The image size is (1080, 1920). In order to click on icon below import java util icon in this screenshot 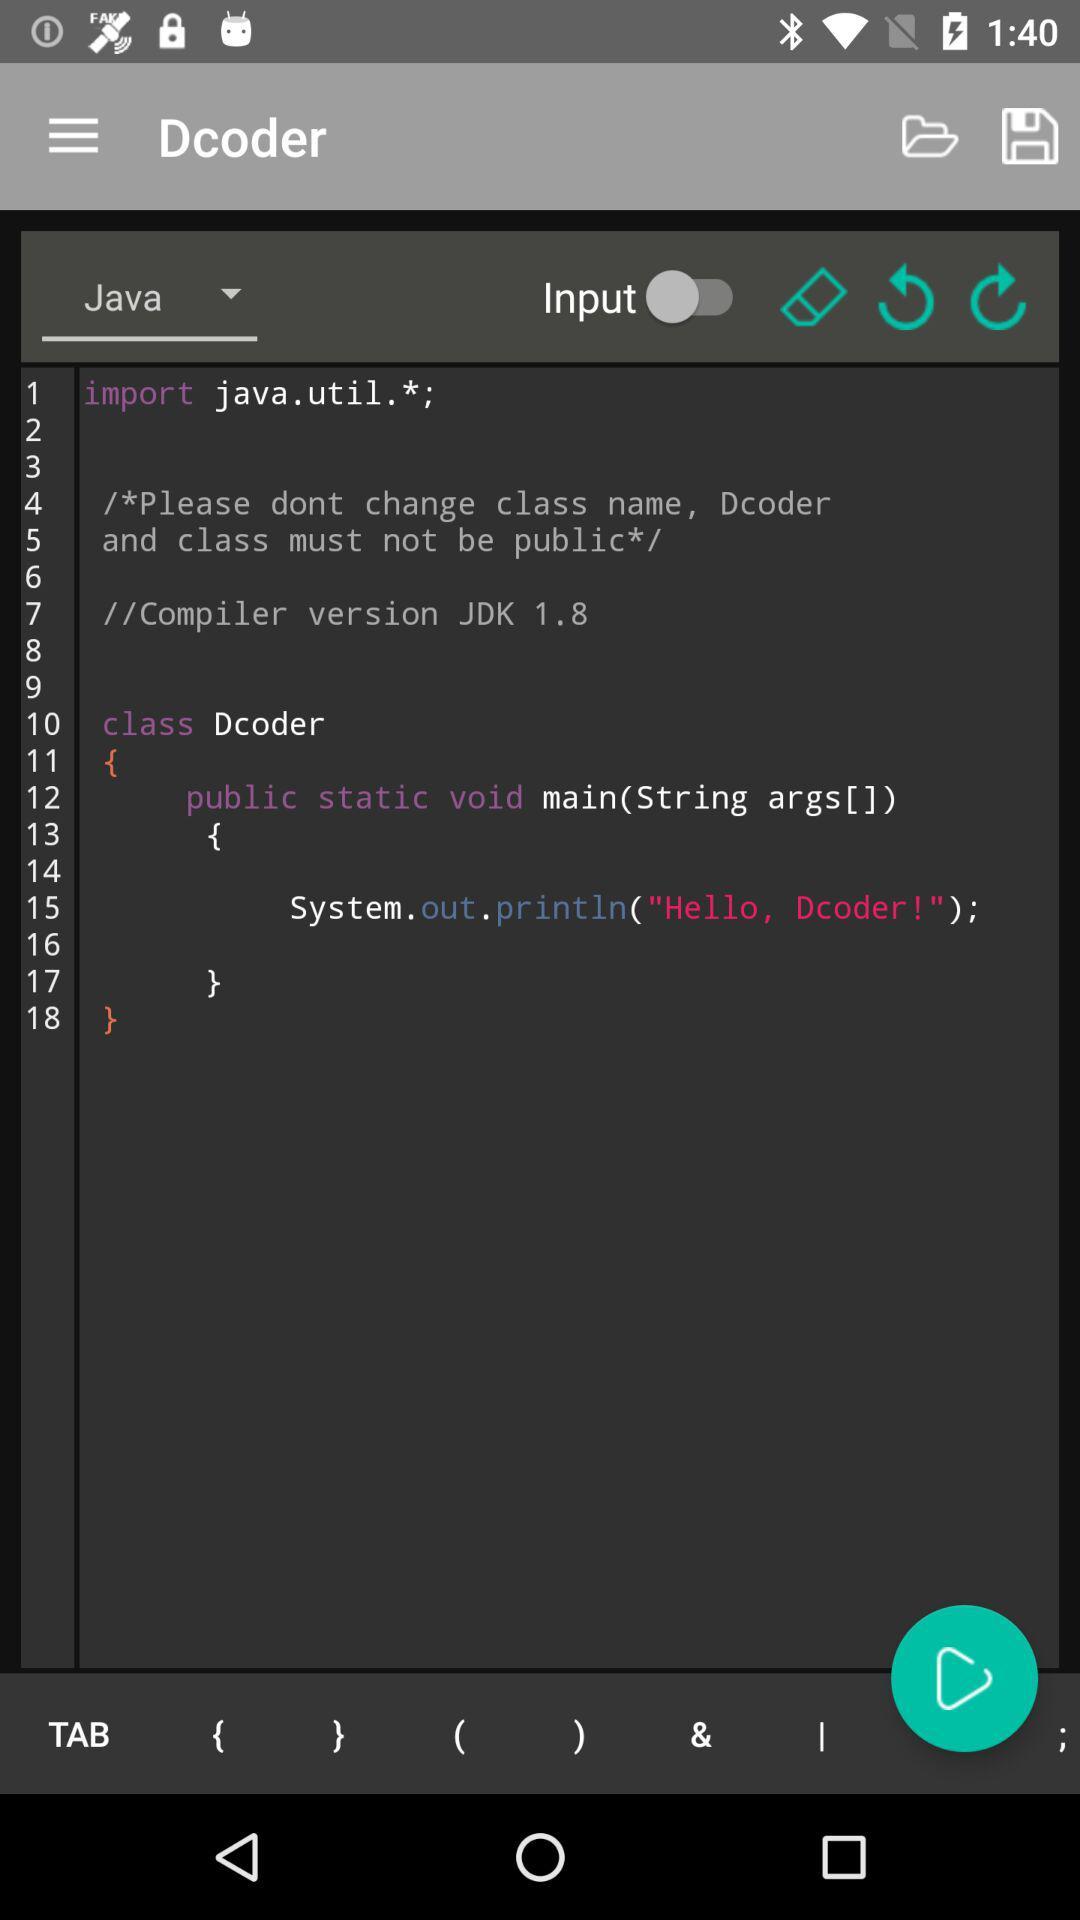, I will do `click(459, 1732)`.